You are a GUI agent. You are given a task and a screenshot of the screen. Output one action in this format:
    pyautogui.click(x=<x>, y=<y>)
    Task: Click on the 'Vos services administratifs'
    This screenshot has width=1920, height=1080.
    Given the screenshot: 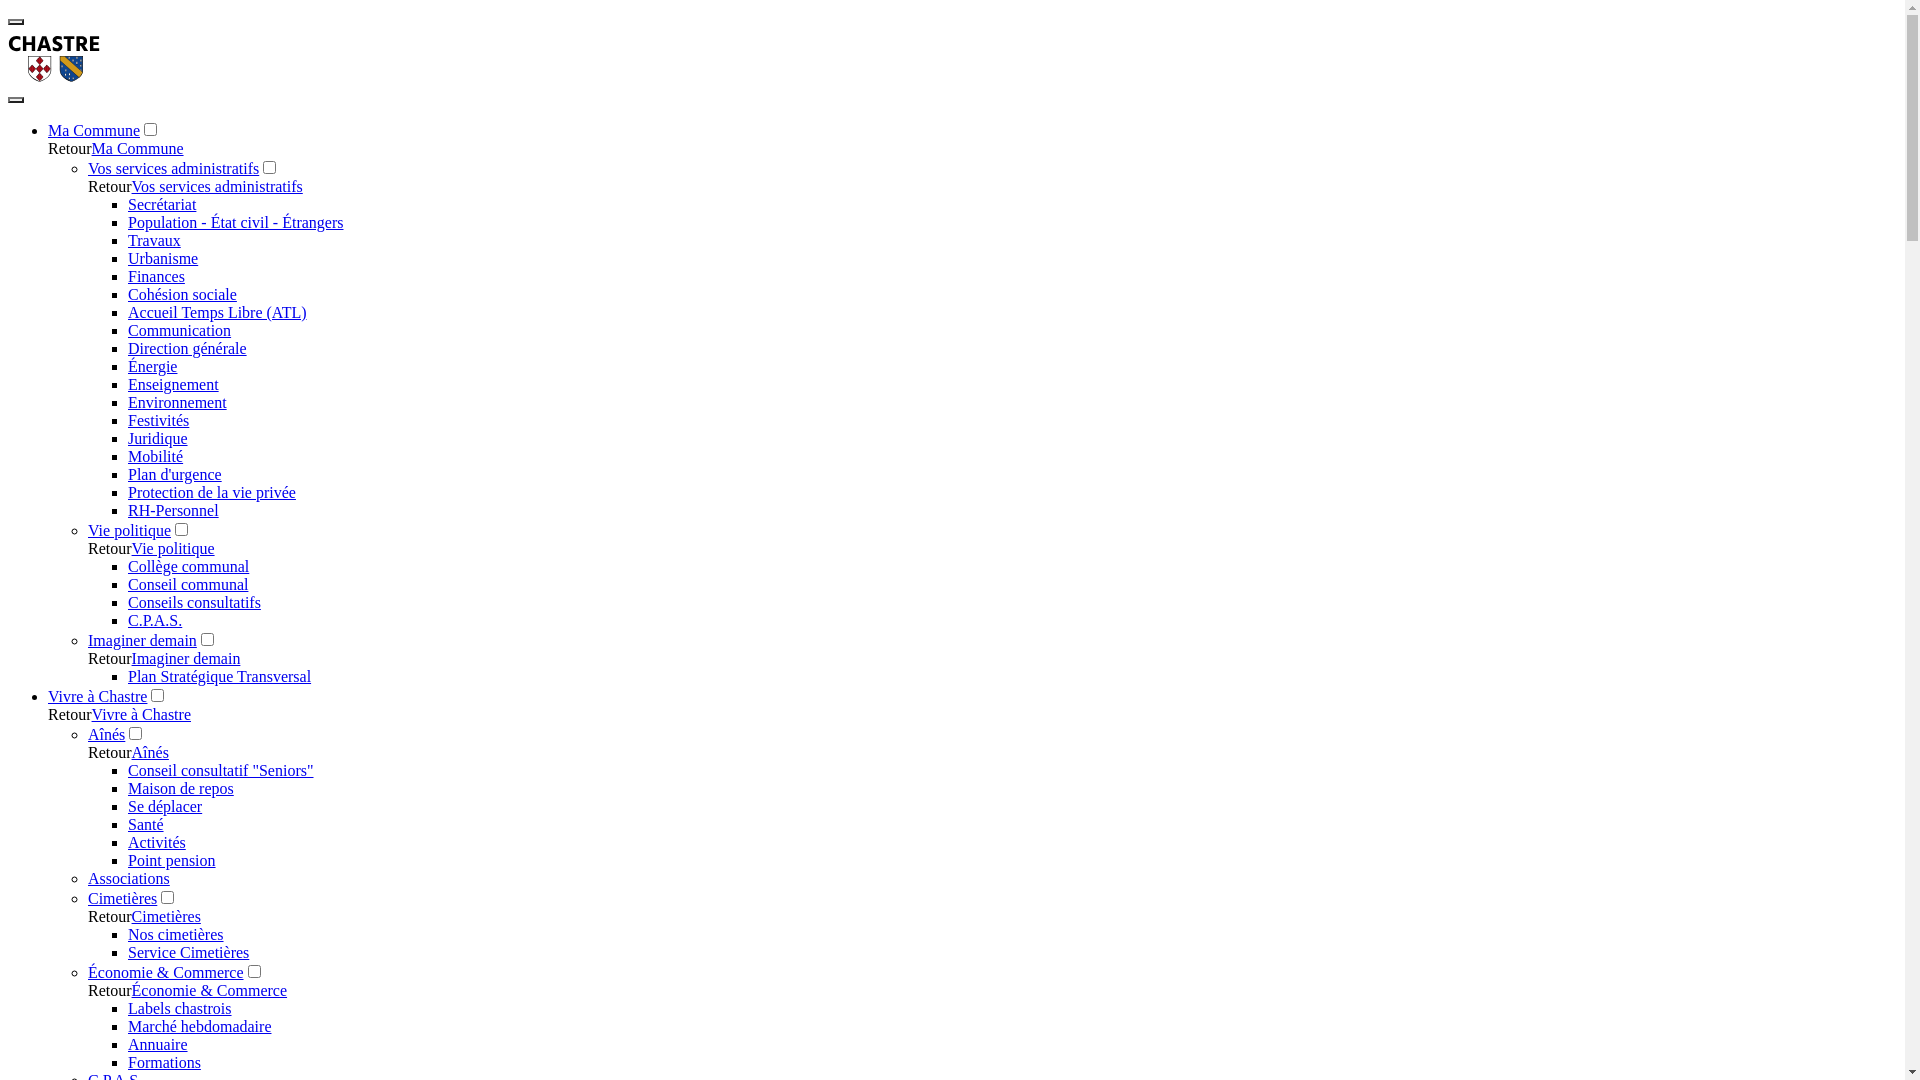 What is the action you would take?
    pyautogui.click(x=131, y=186)
    